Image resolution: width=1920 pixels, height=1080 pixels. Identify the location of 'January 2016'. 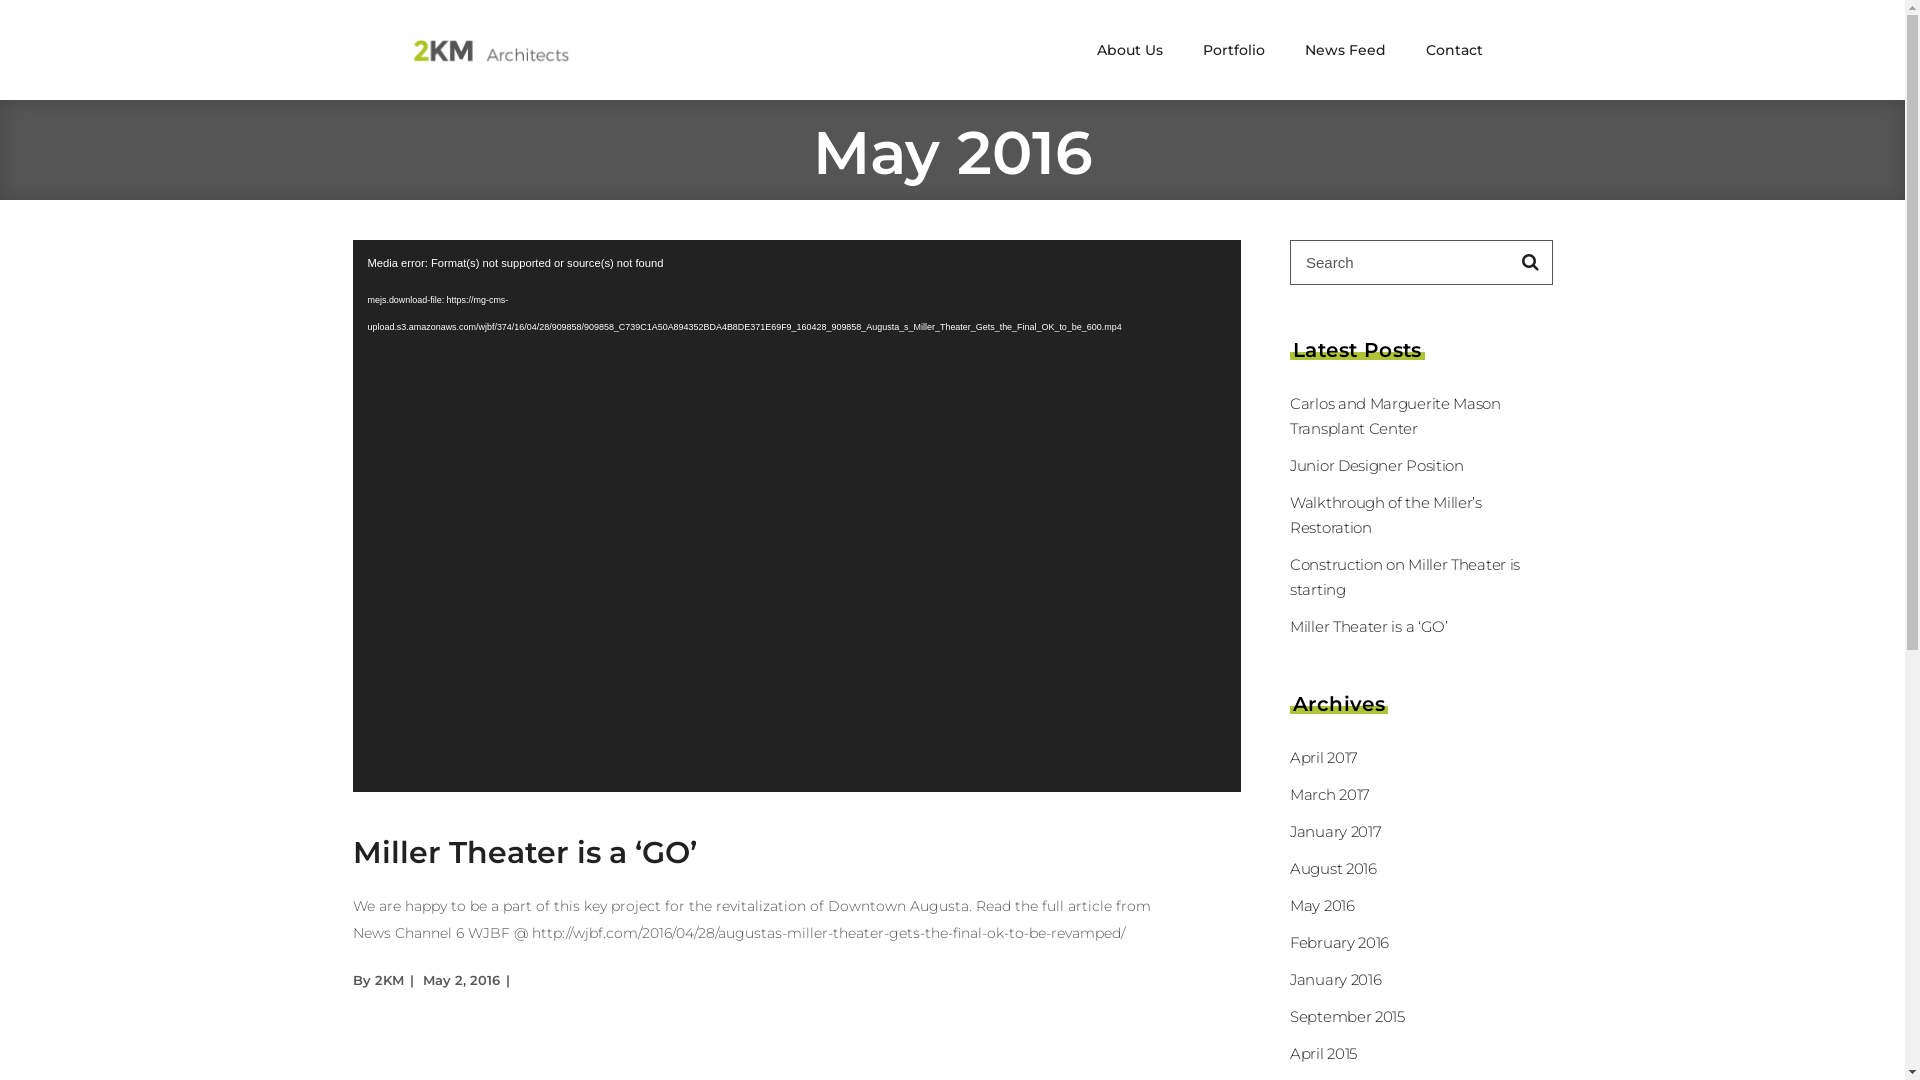
(1335, 978).